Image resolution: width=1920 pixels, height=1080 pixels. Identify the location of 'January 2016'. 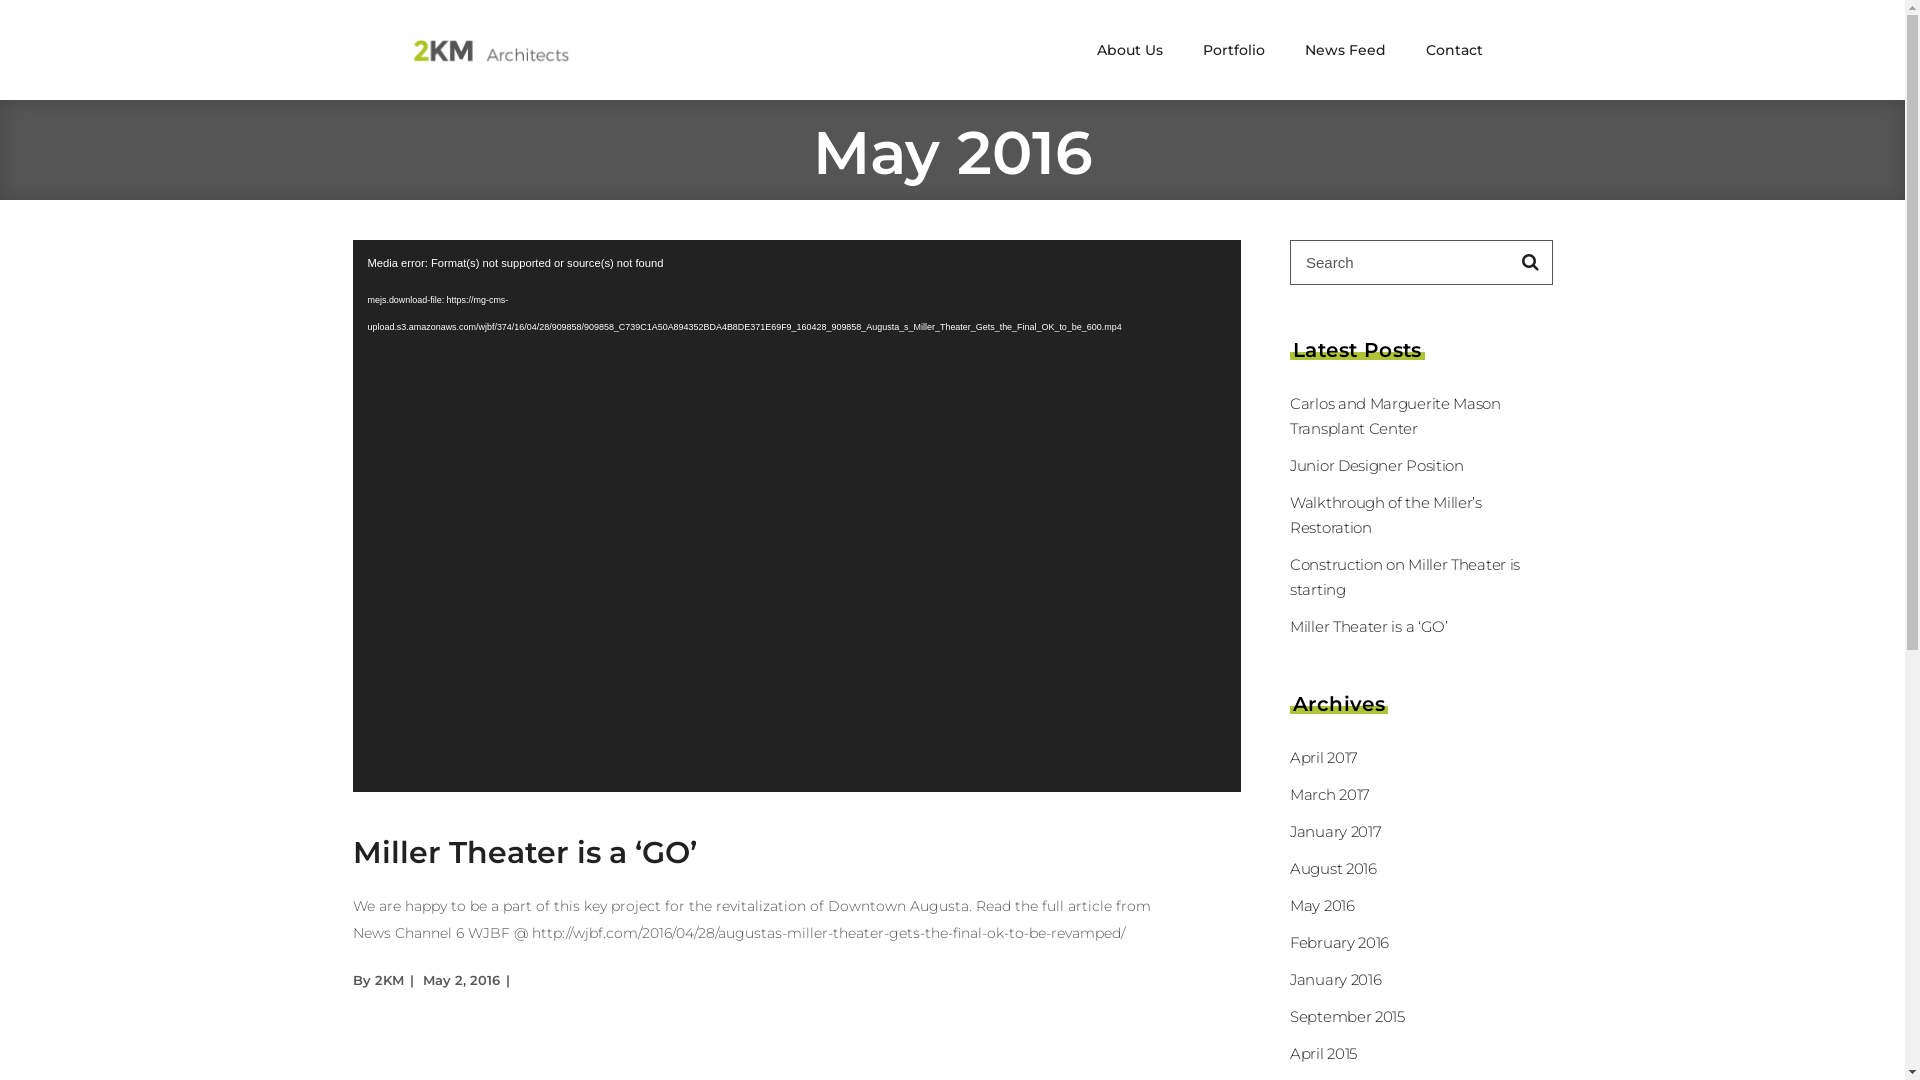
(1335, 978).